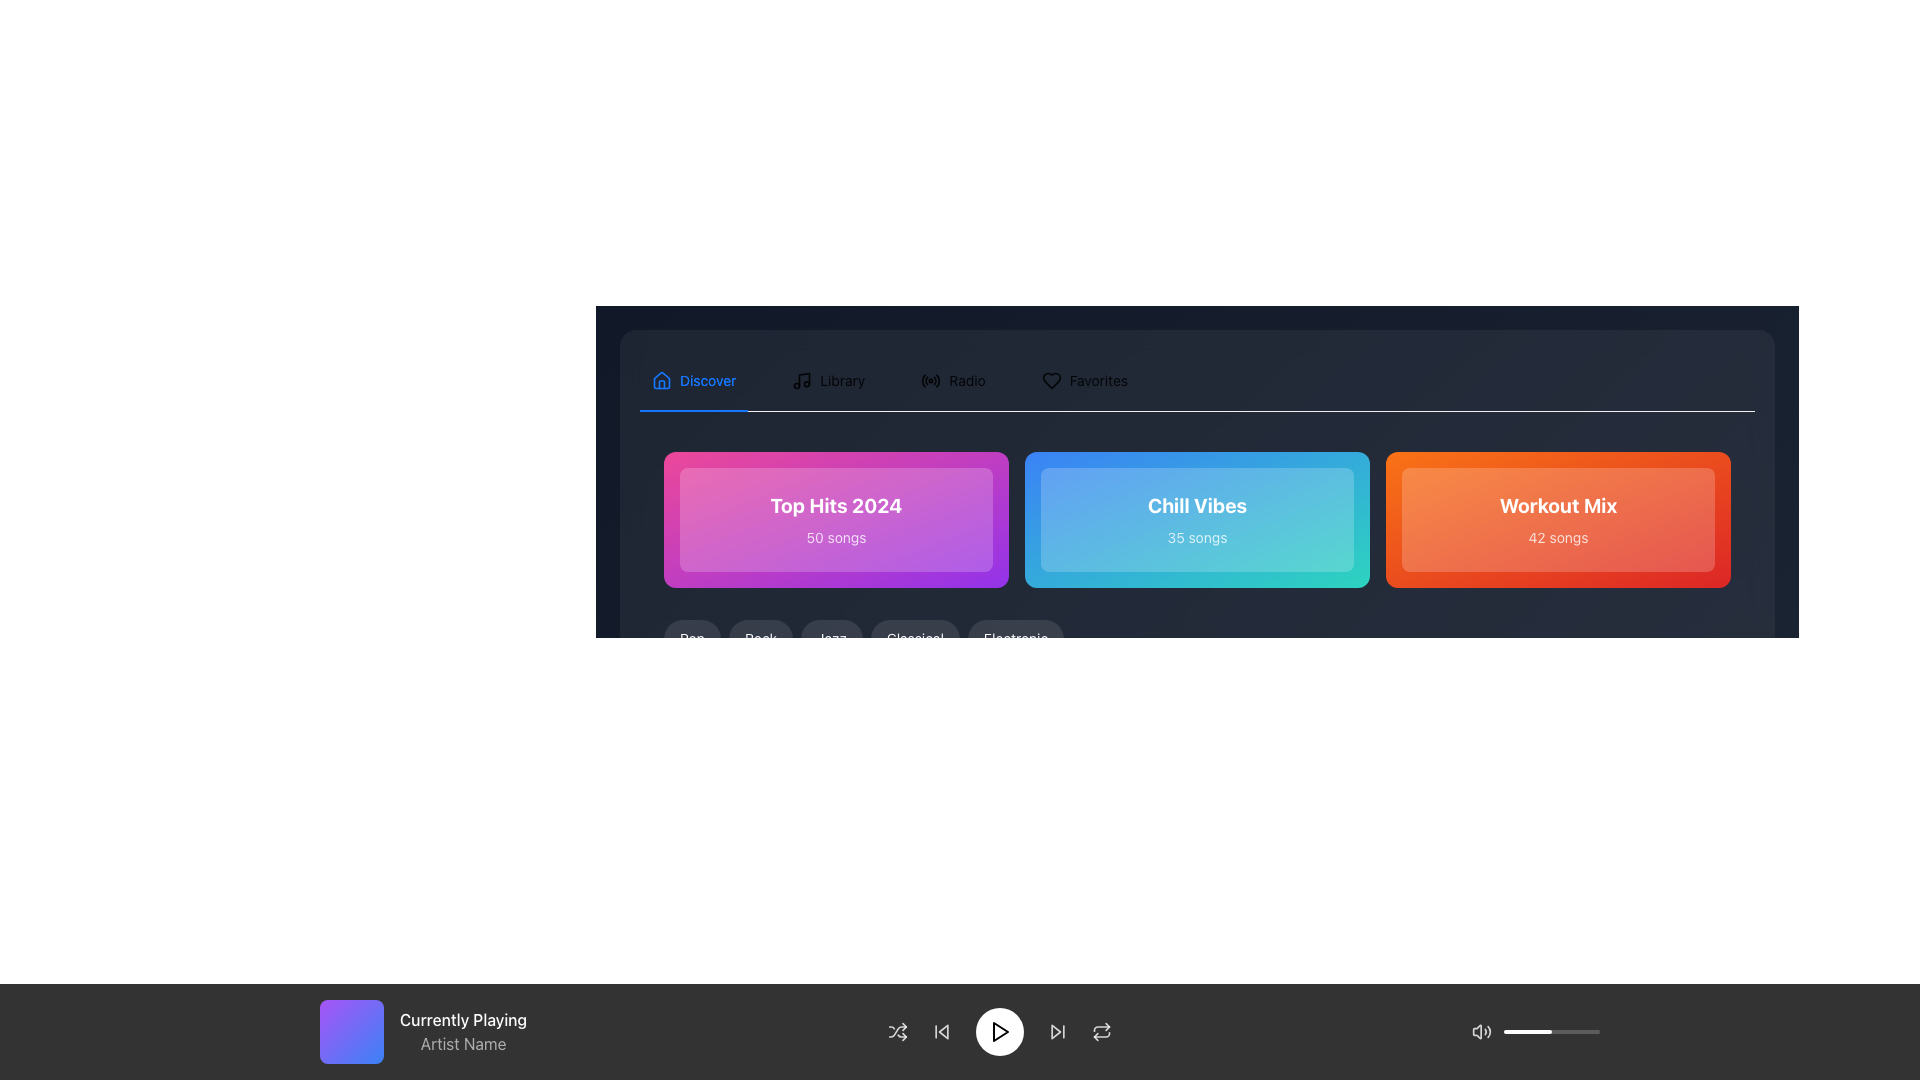  I want to click on the slider position, so click(1534, 1032).